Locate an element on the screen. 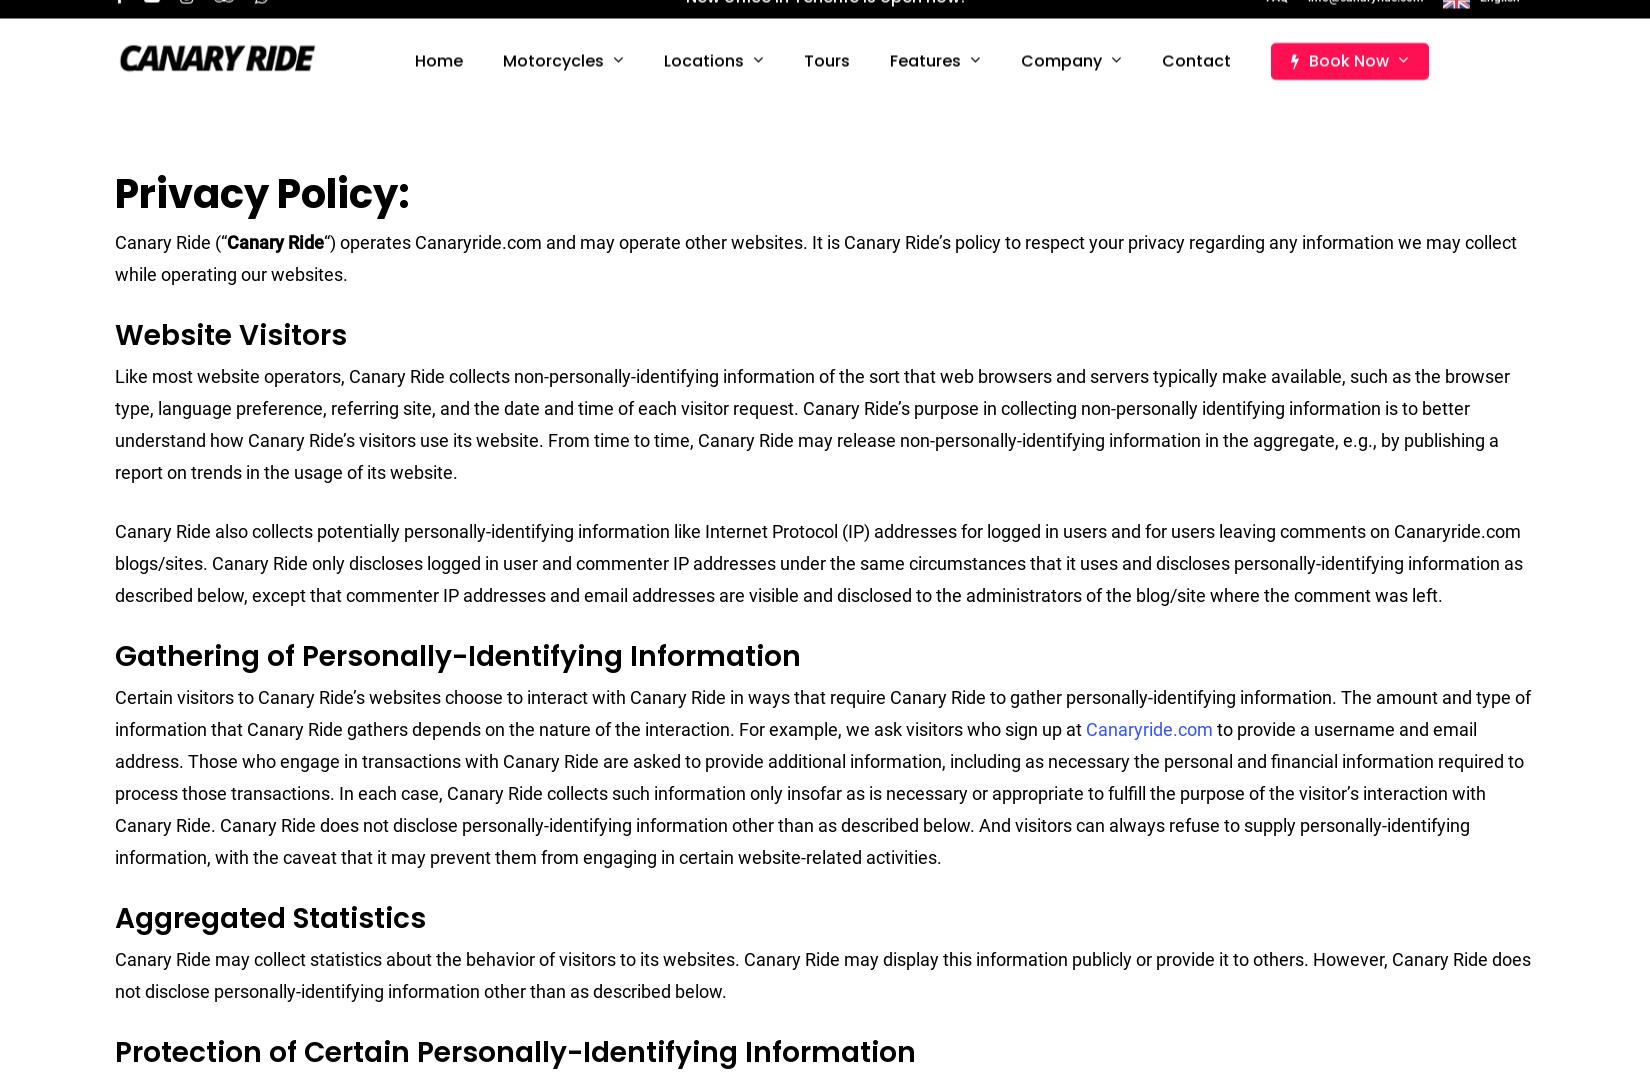 This screenshot has width=1650, height=1073. 'info@canaryride.com' is located at coordinates (1364, 20).